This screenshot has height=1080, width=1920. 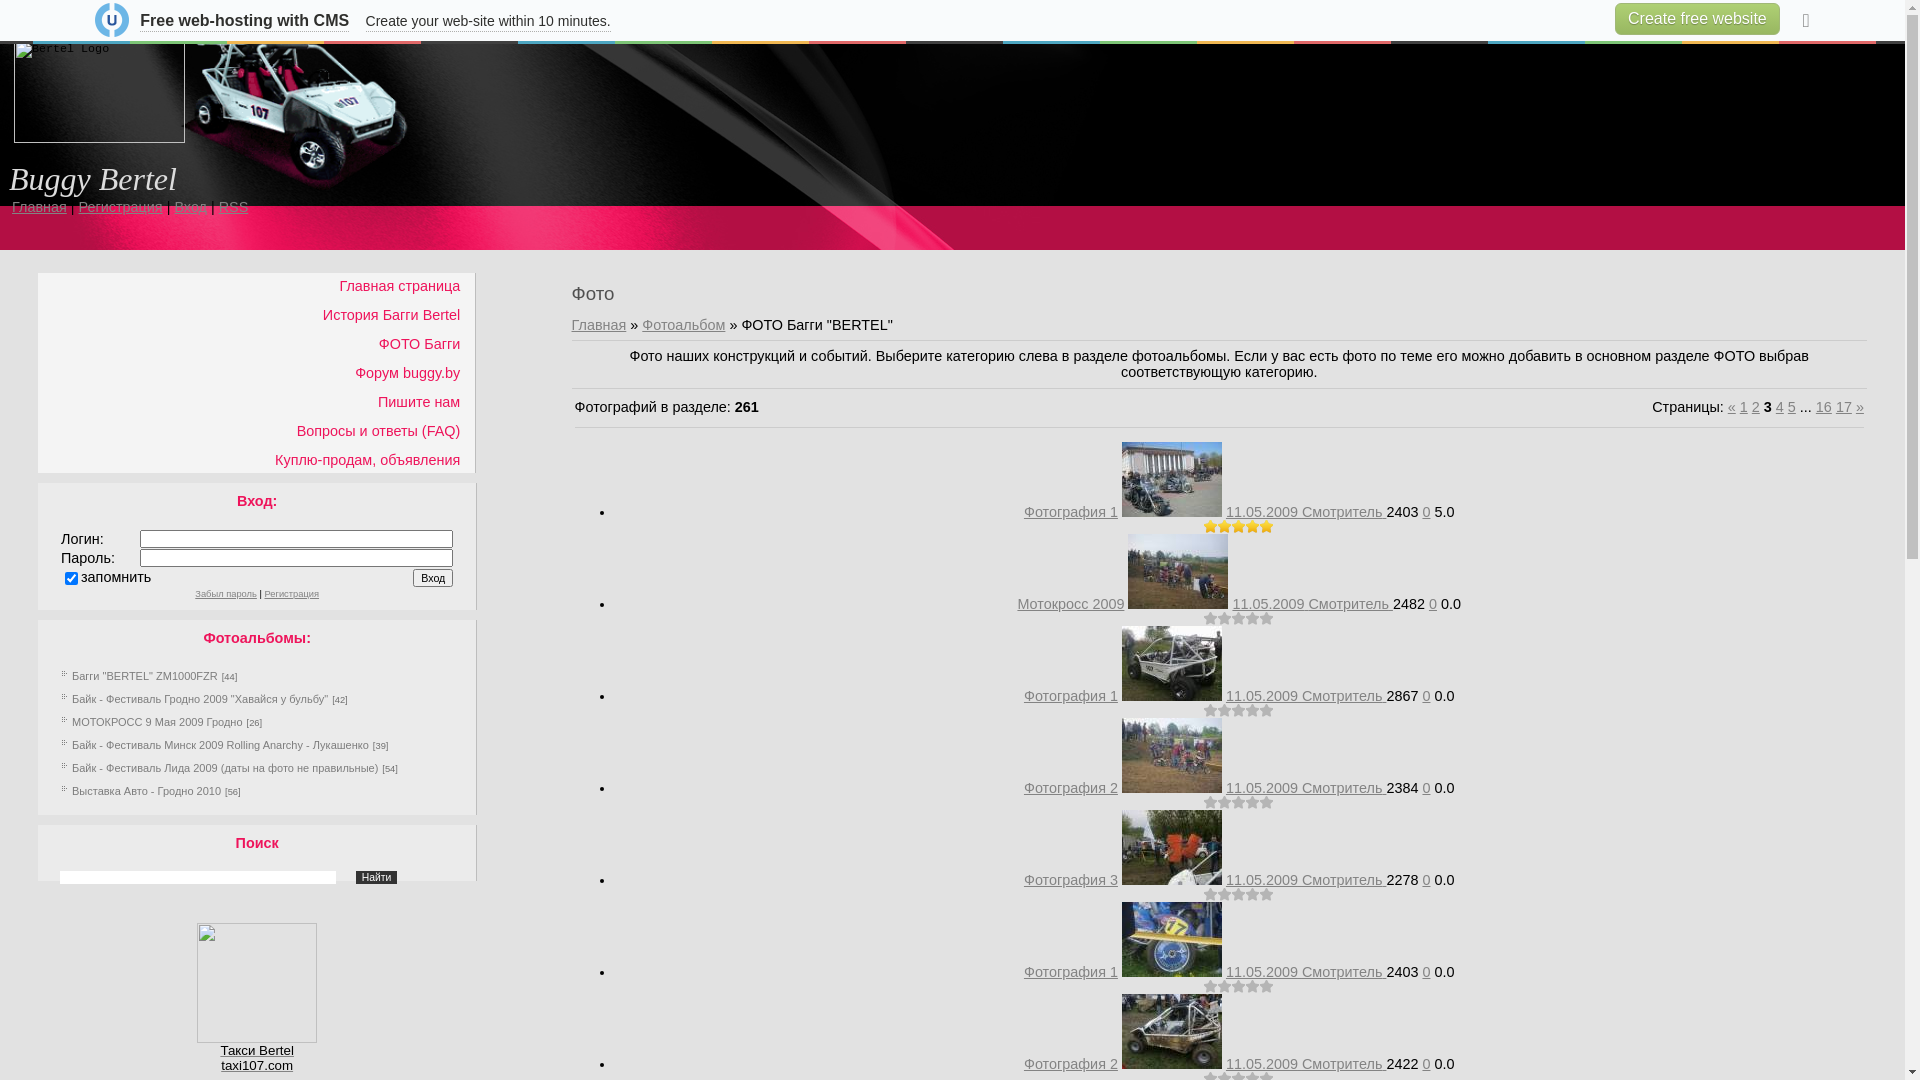 I want to click on '16', so click(x=1815, y=406).